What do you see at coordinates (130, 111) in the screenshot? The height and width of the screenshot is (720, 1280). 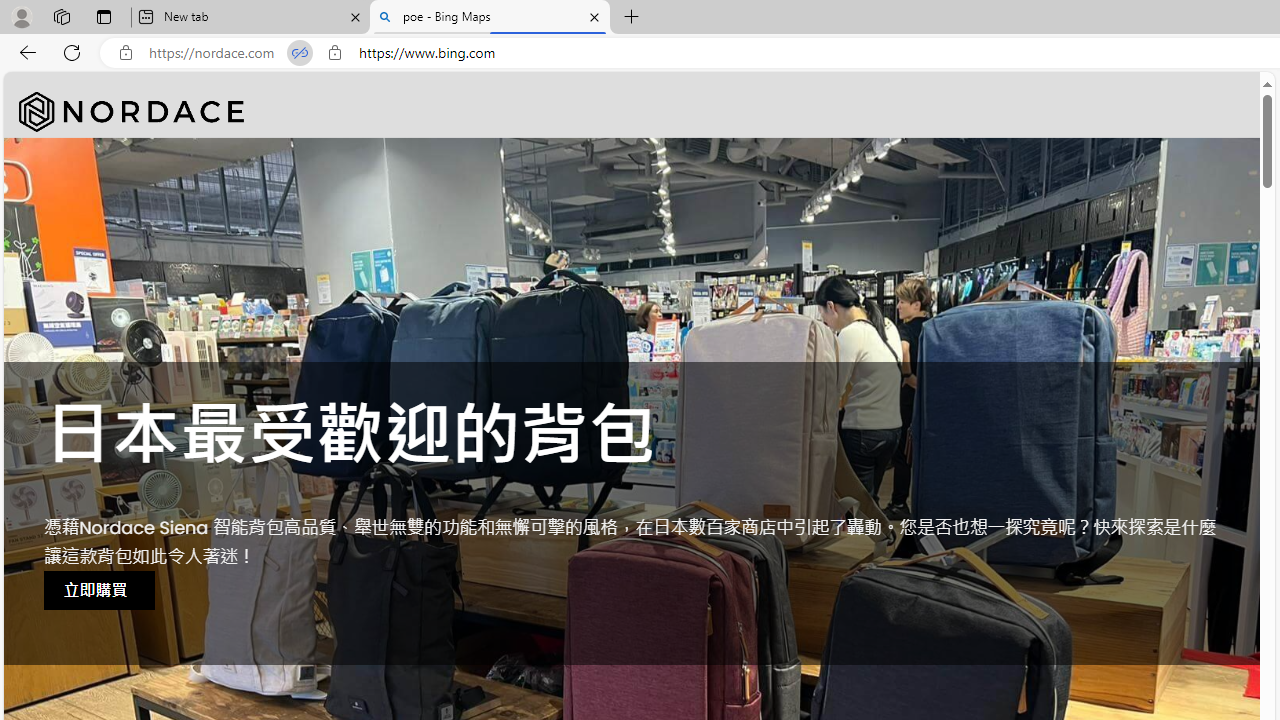 I see `'Nordace'` at bounding box center [130, 111].